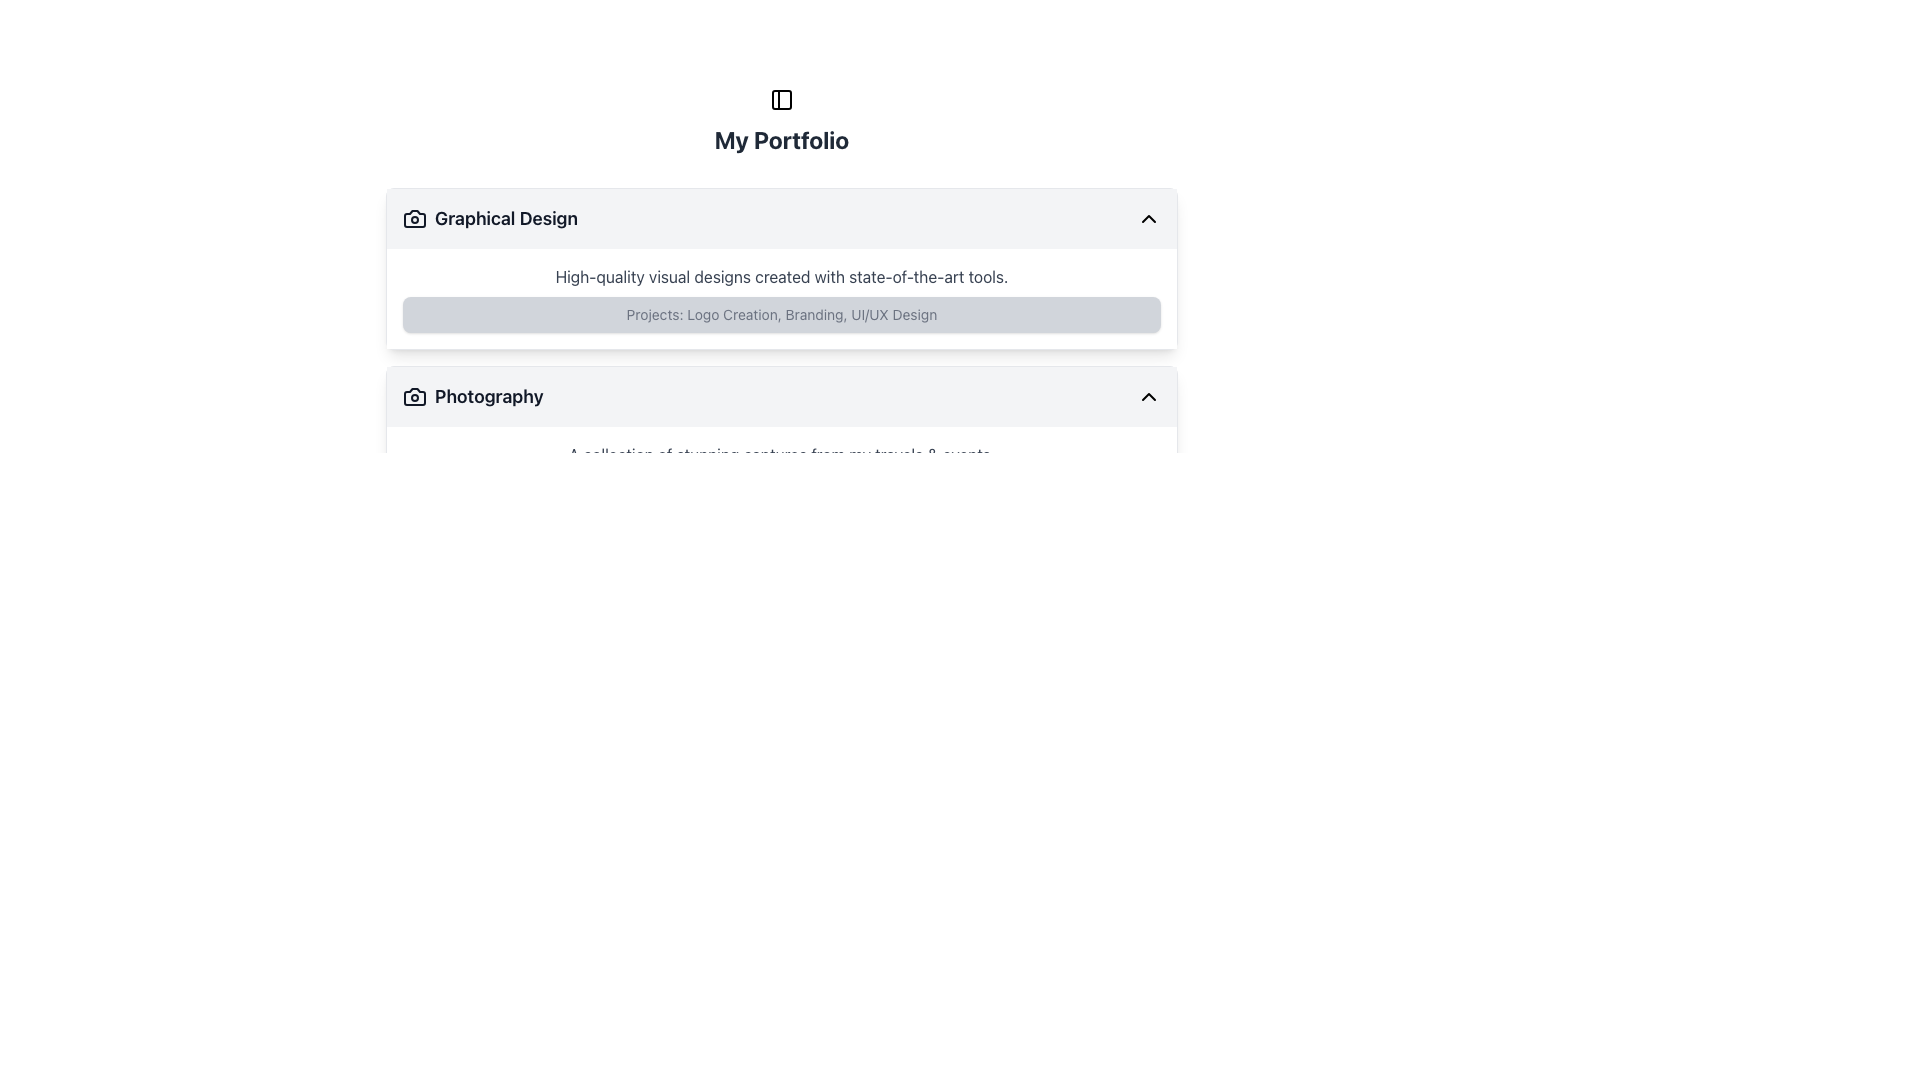 The width and height of the screenshot is (1920, 1080). What do you see at coordinates (781, 122) in the screenshot?
I see `the location context of the Header with icon that displays 'My Portfolio', which is styled in bold` at bounding box center [781, 122].